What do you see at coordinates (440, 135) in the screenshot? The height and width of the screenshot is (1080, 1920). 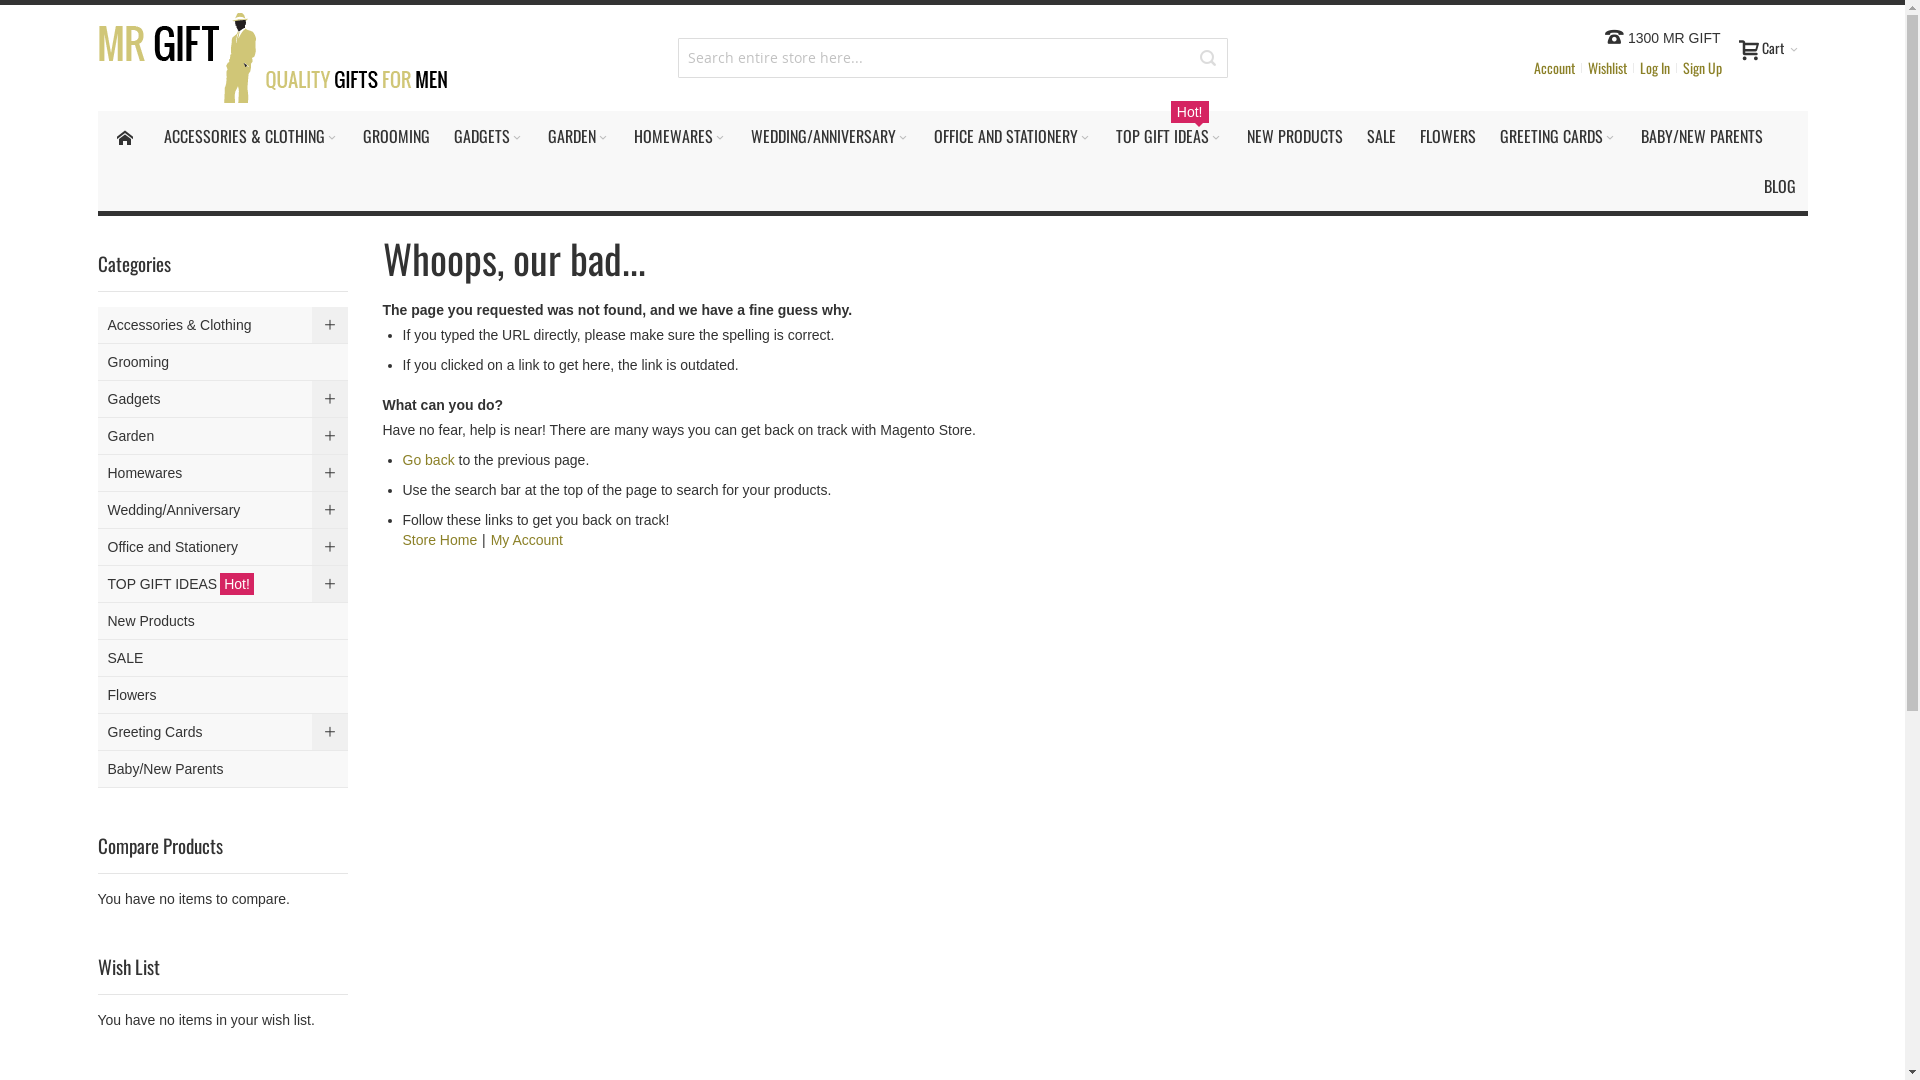 I see `'GADGETS'` at bounding box center [440, 135].